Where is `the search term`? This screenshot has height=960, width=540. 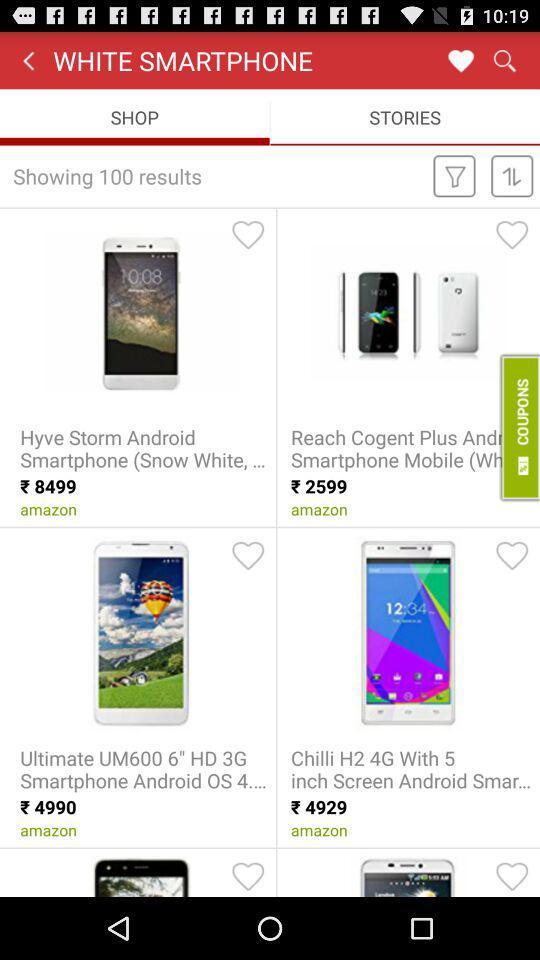 the search term is located at coordinates (460, 59).